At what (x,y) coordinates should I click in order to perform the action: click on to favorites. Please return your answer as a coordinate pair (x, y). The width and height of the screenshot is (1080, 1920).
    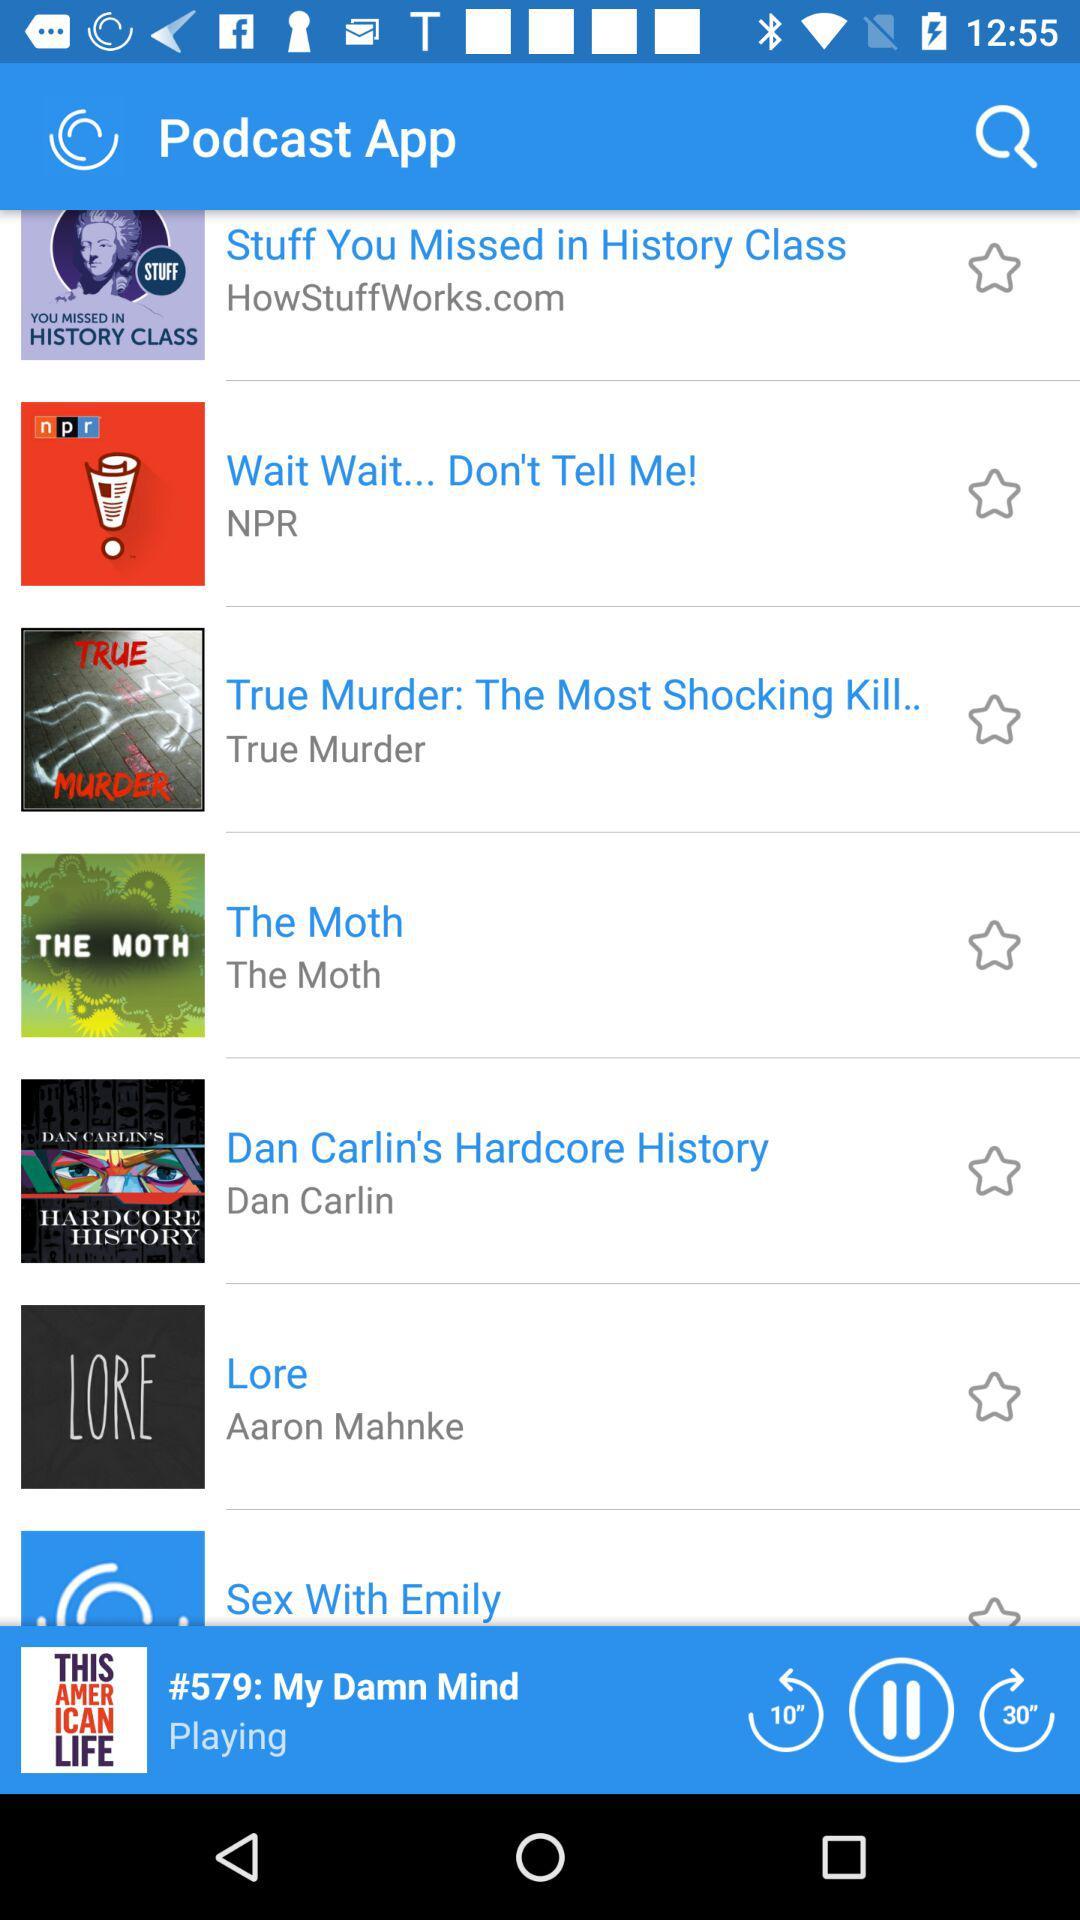
    Looking at the image, I should click on (994, 944).